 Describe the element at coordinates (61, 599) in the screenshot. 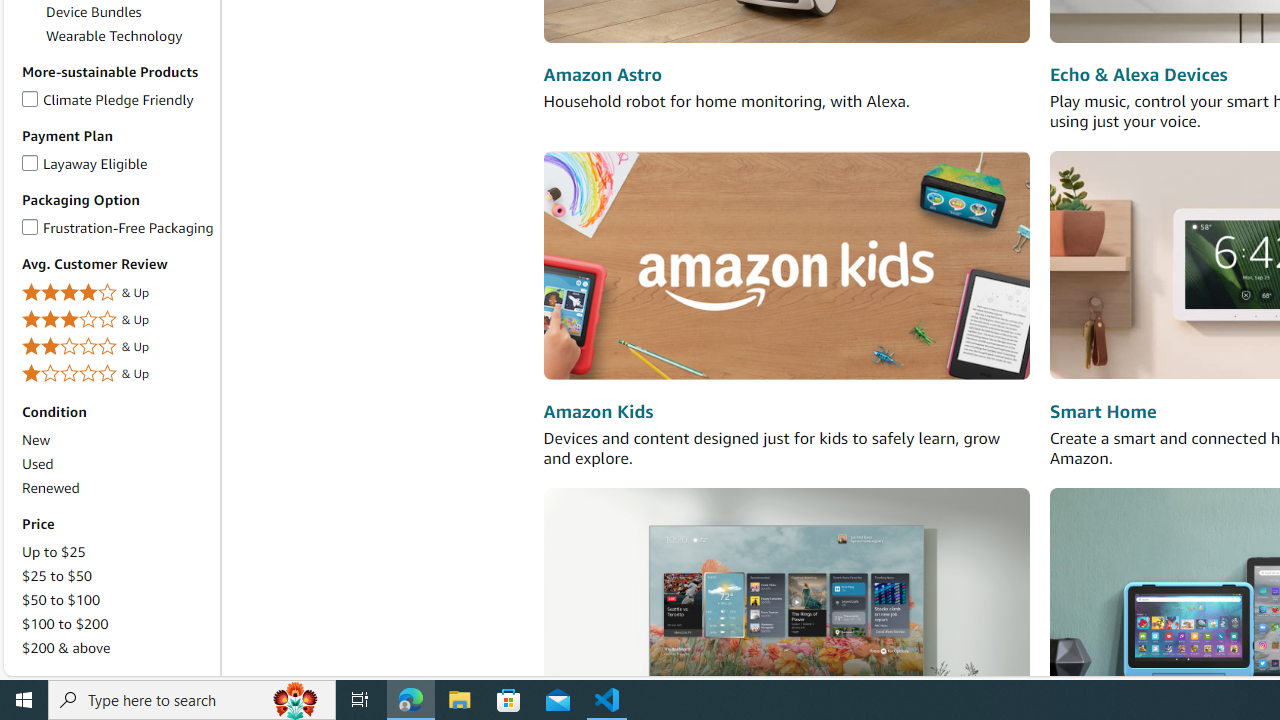

I see `'$50 to $100'` at that location.